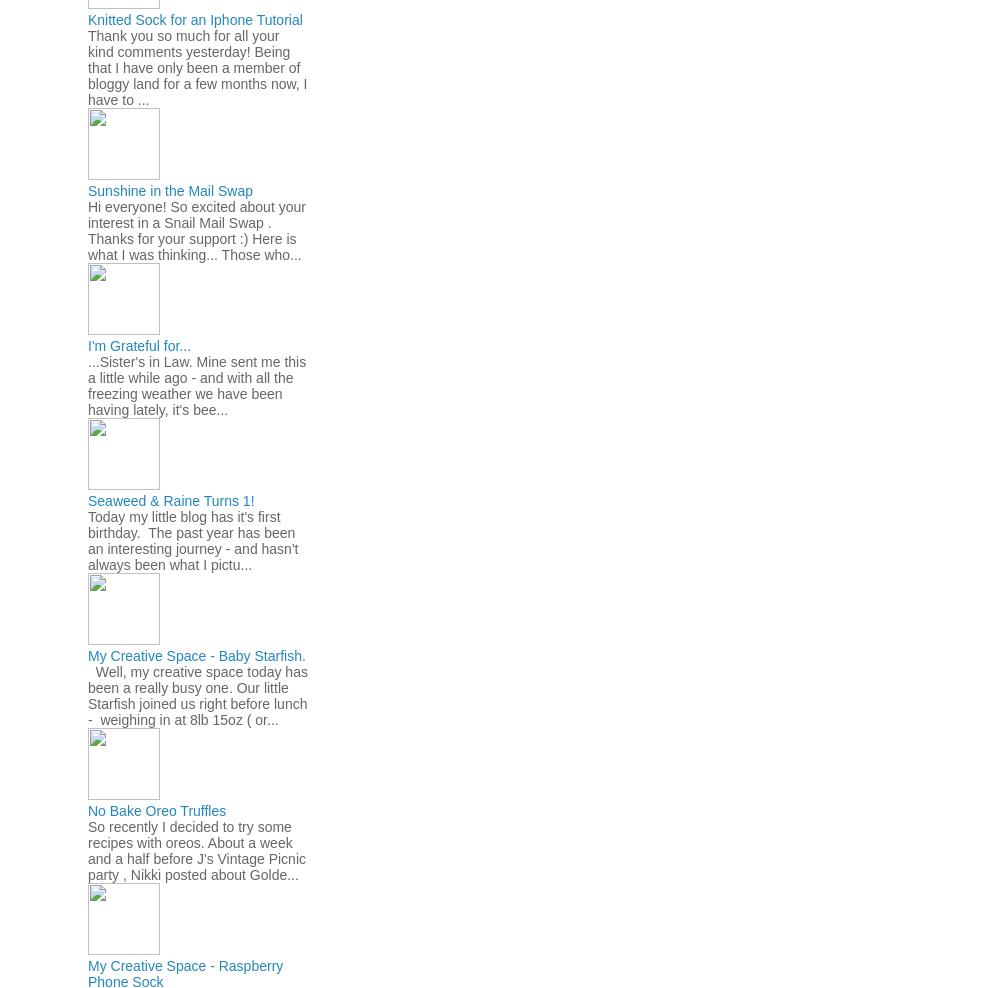  Describe the element at coordinates (170, 189) in the screenshot. I see `'Sunshine in the Mail Swap'` at that location.